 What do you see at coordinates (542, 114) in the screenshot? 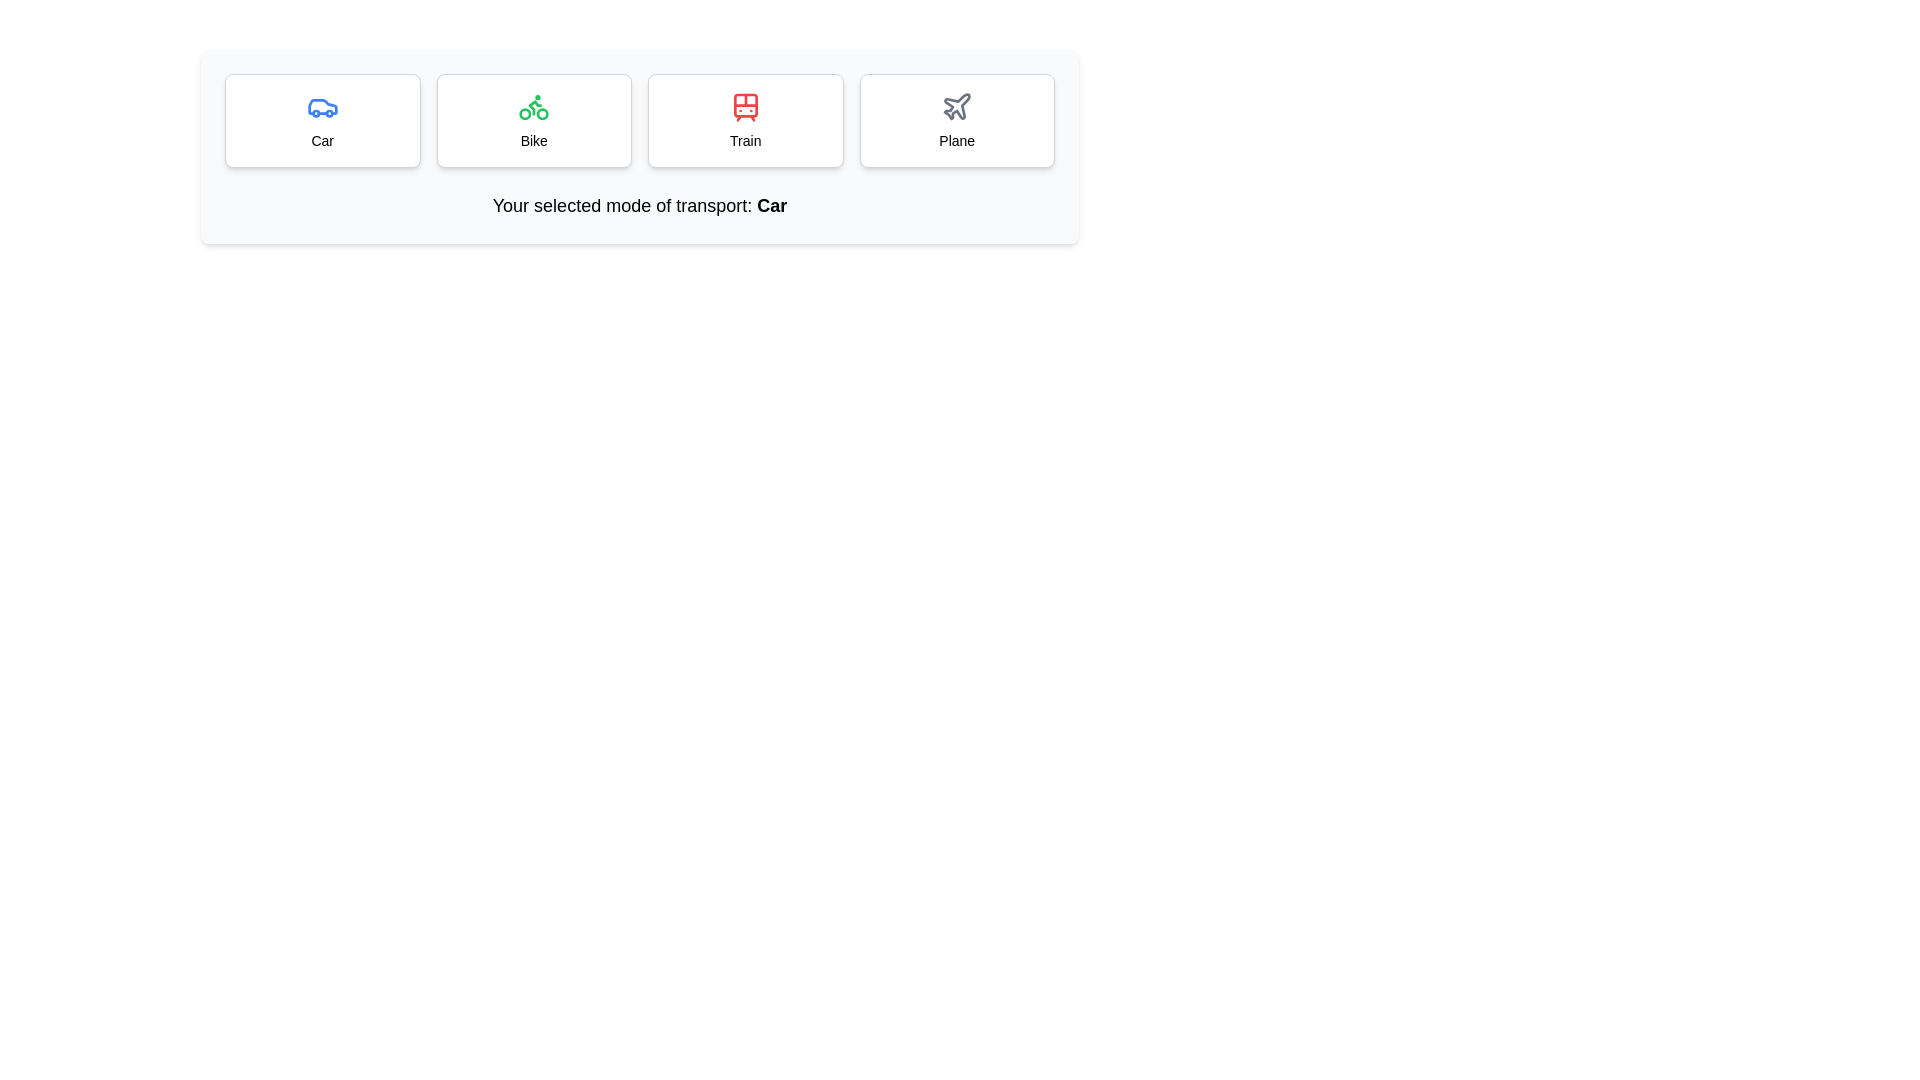
I see `the right wheel icon of the bike in the transport mode selector, located in the second button from the left` at bounding box center [542, 114].